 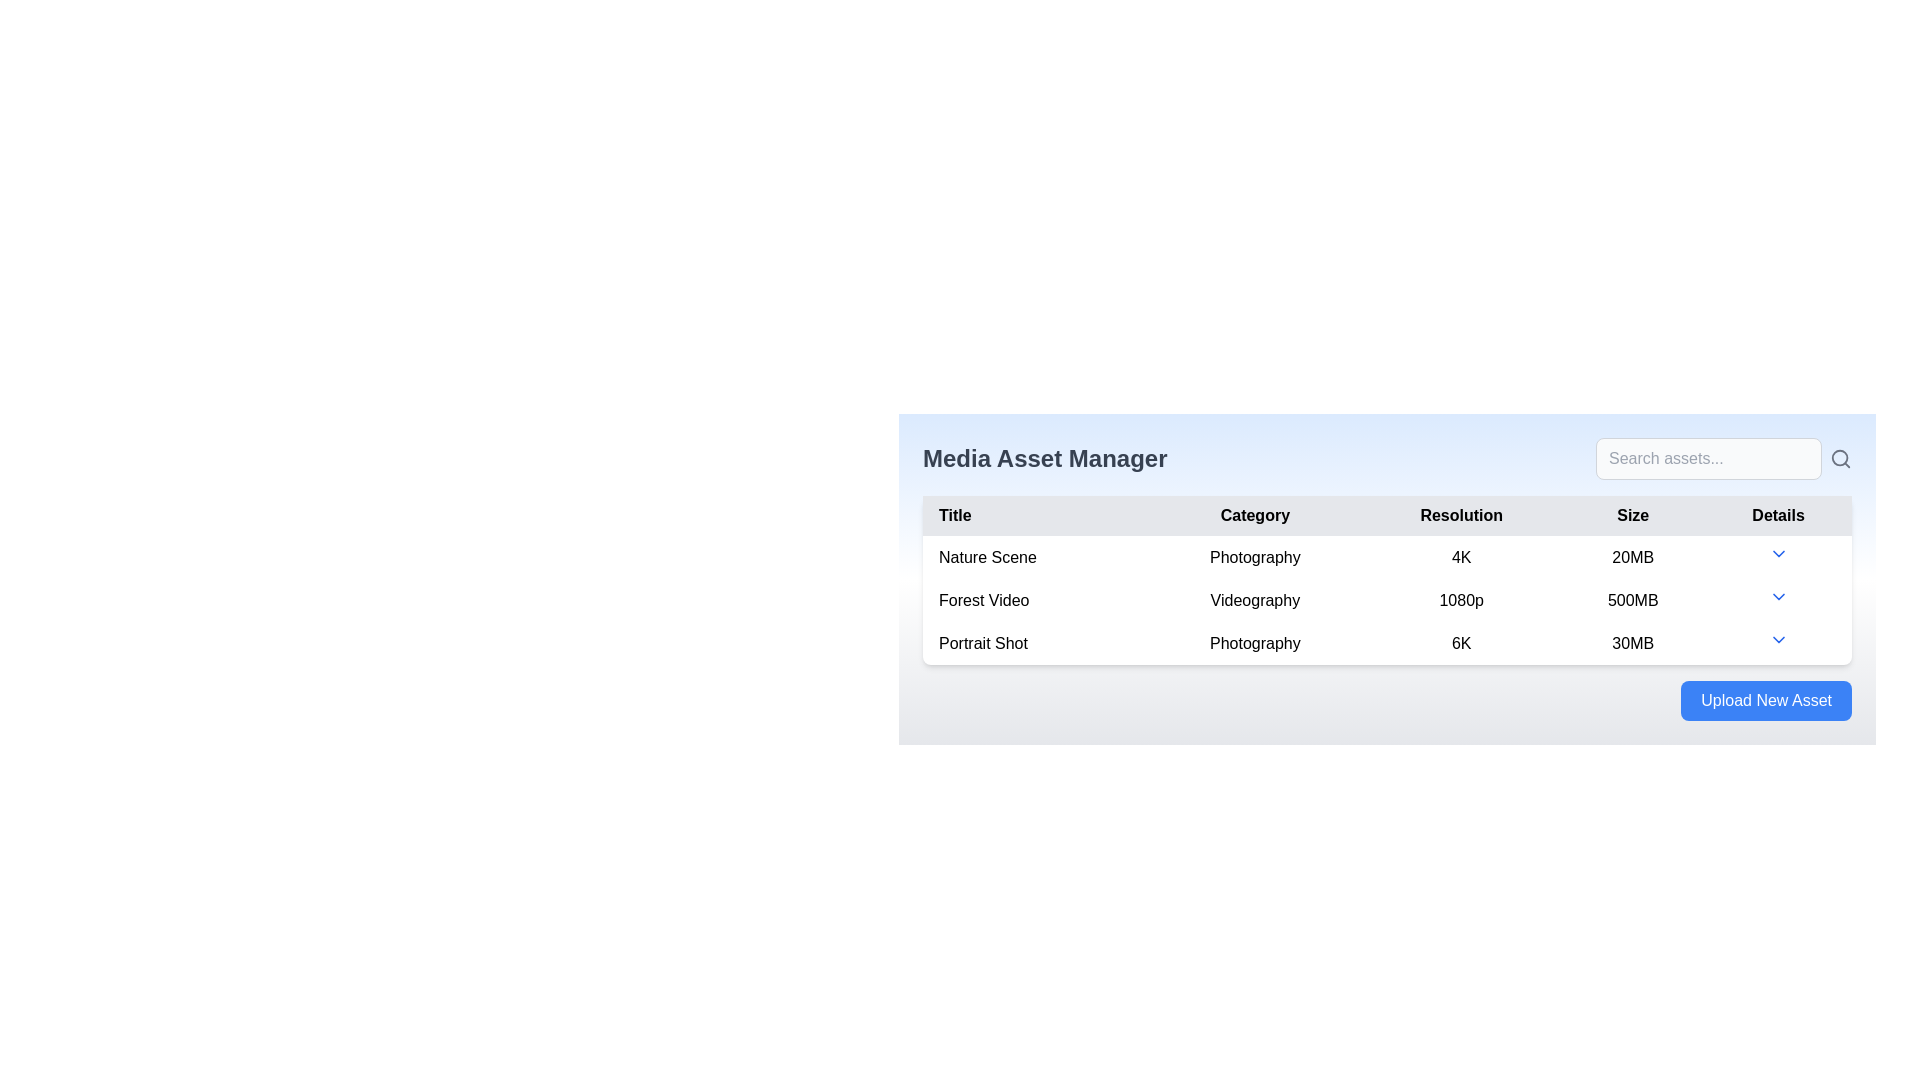 What do you see at coordinates (1633, 599) in the screenshot?
I see `text label displaying '500MB' located in the 'Size' column of the second row corresponding to the 'Forest Video' entry` at bounding box center [1633, 599].